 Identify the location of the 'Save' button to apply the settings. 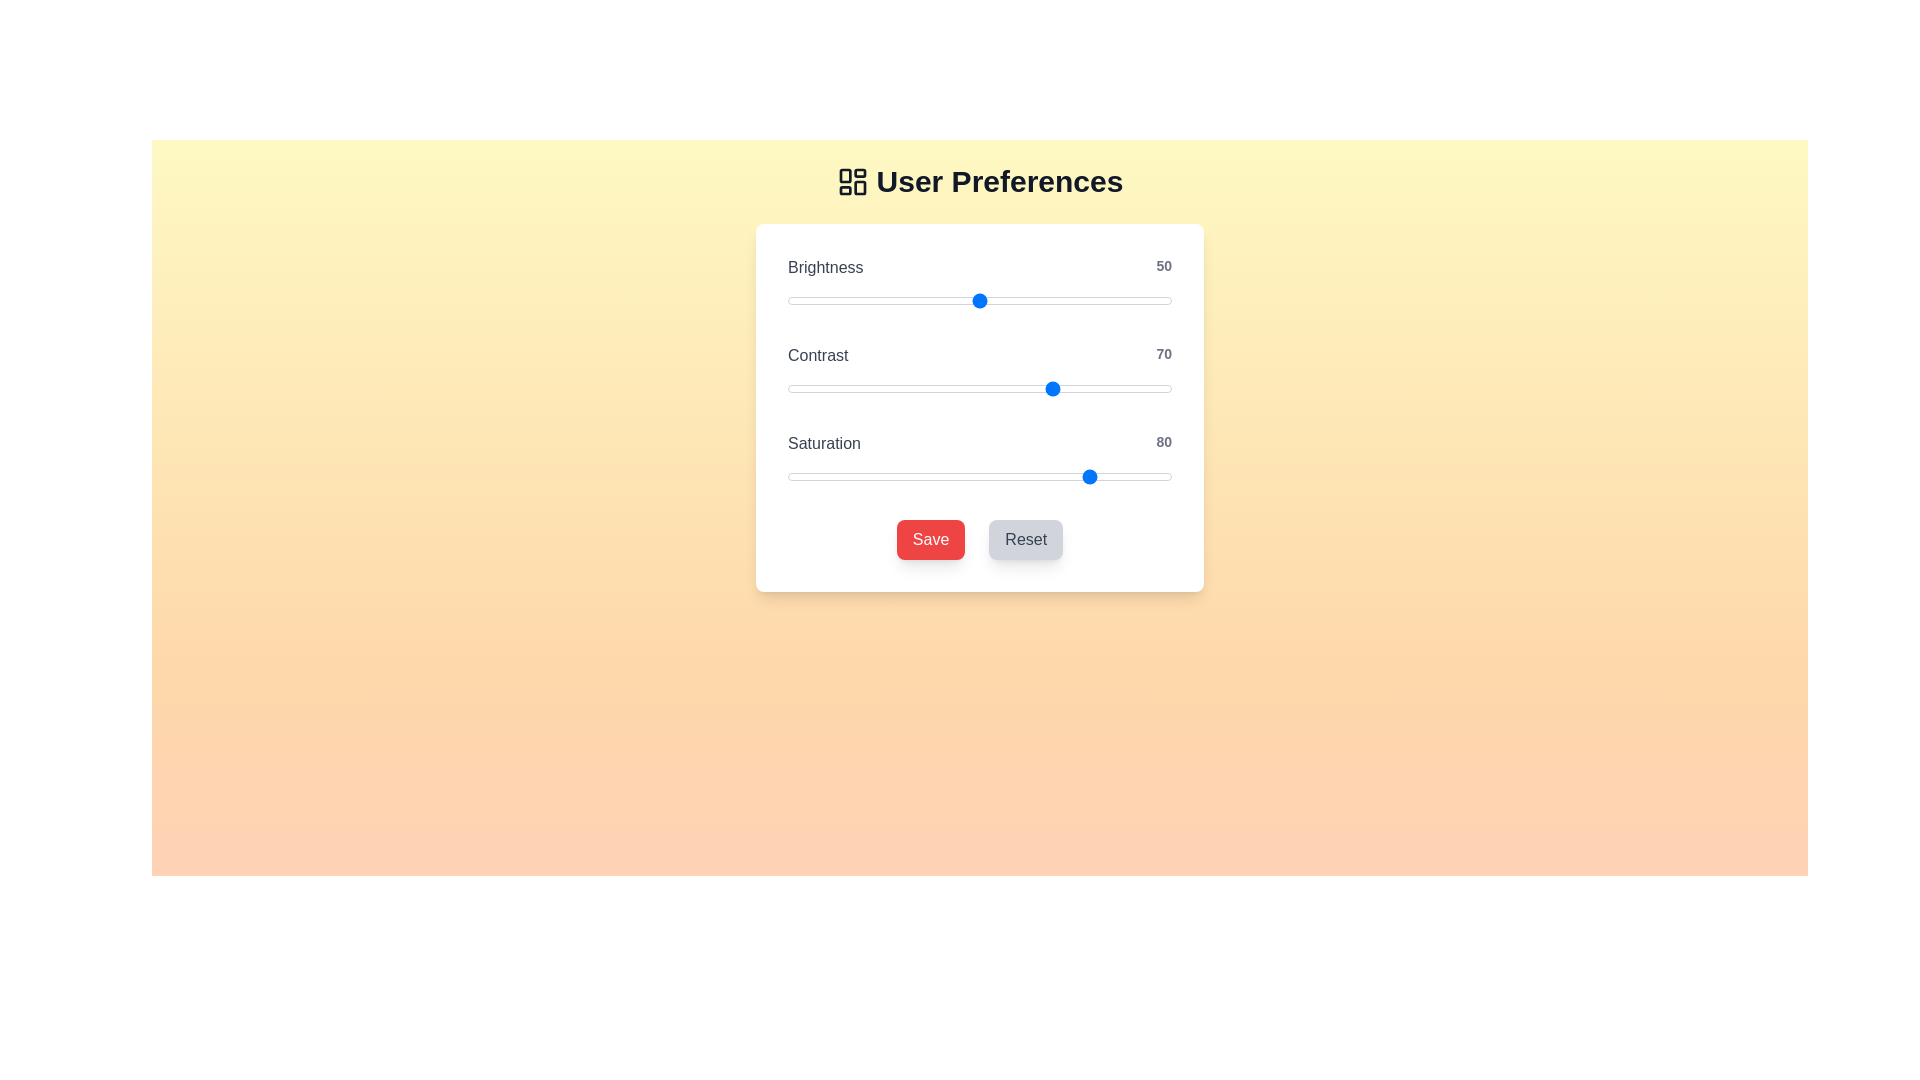
(930, 540).